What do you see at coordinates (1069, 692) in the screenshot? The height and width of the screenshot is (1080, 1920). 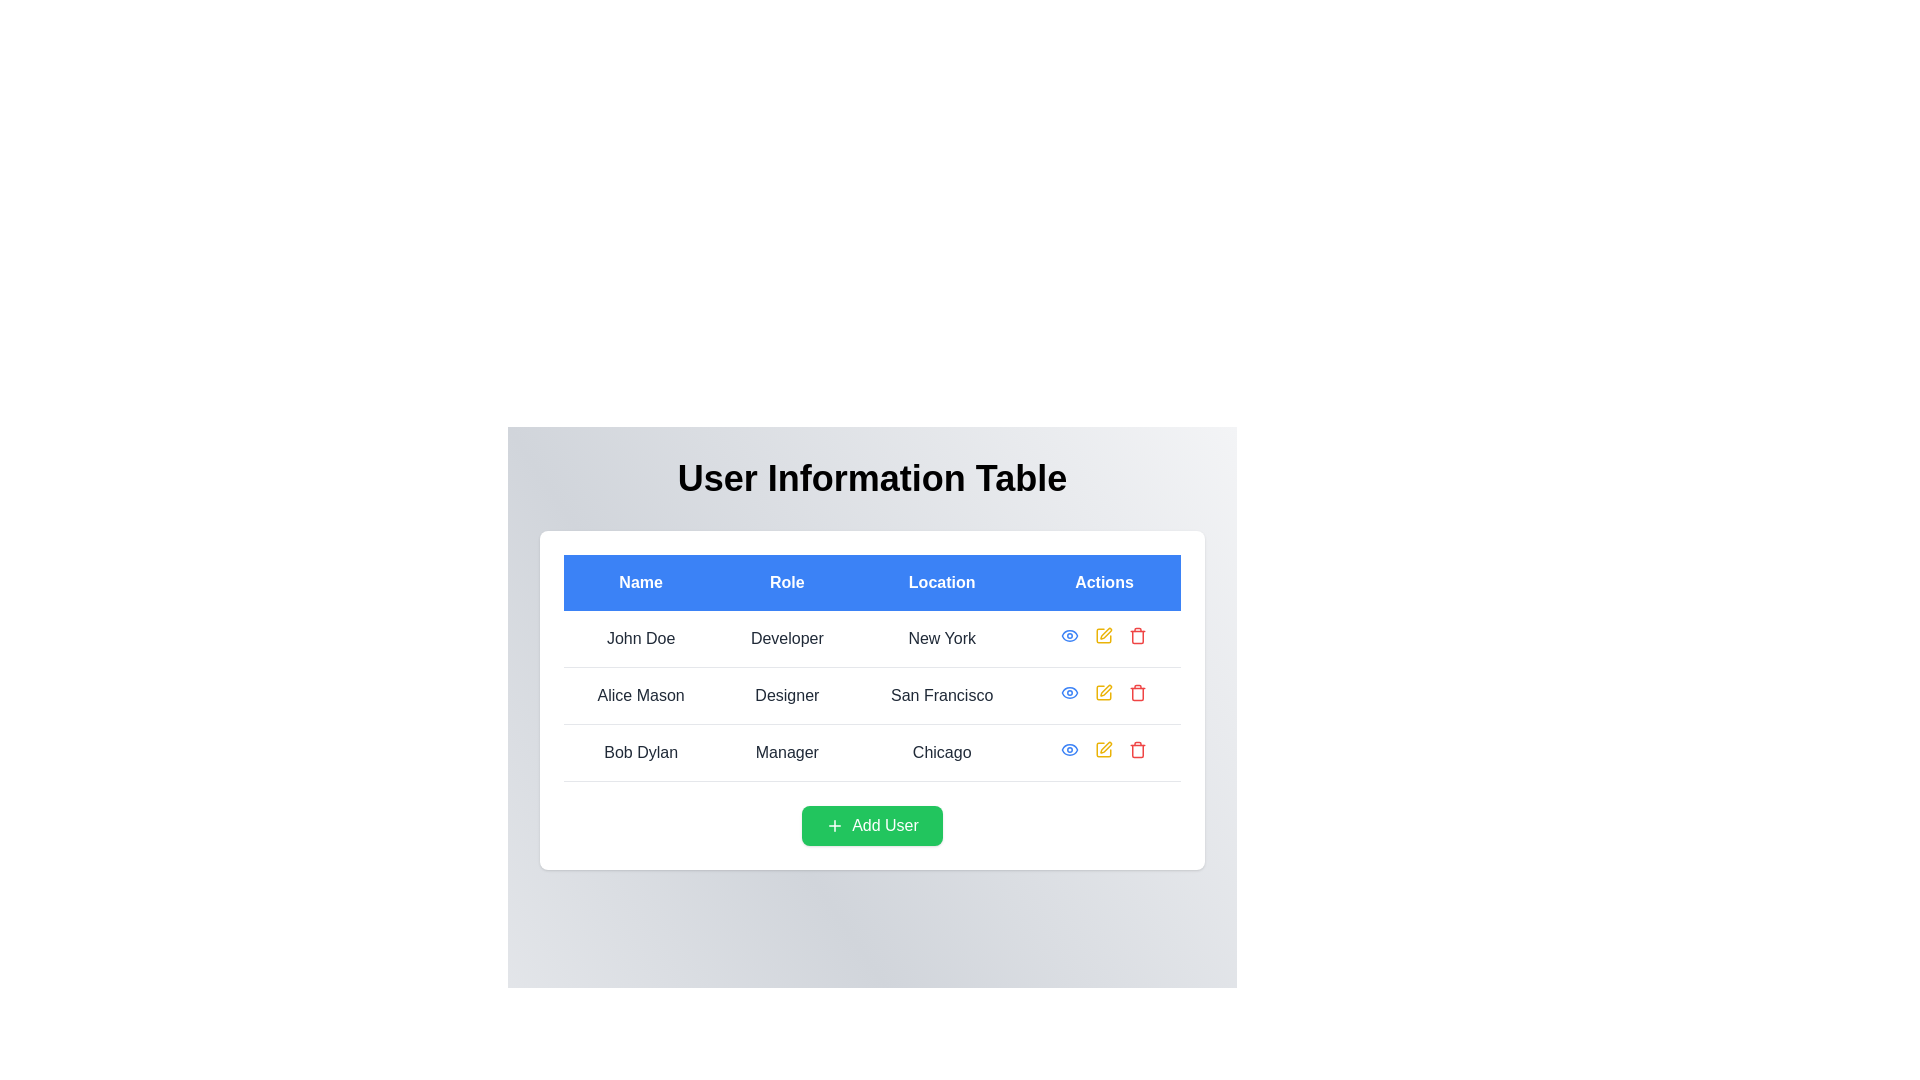 I see `the eye-shaped icon button with a blue outline located in the 'Actions' column of the second row of the user information table to change its color to a darker blue` at bounding box center [1069, 692].